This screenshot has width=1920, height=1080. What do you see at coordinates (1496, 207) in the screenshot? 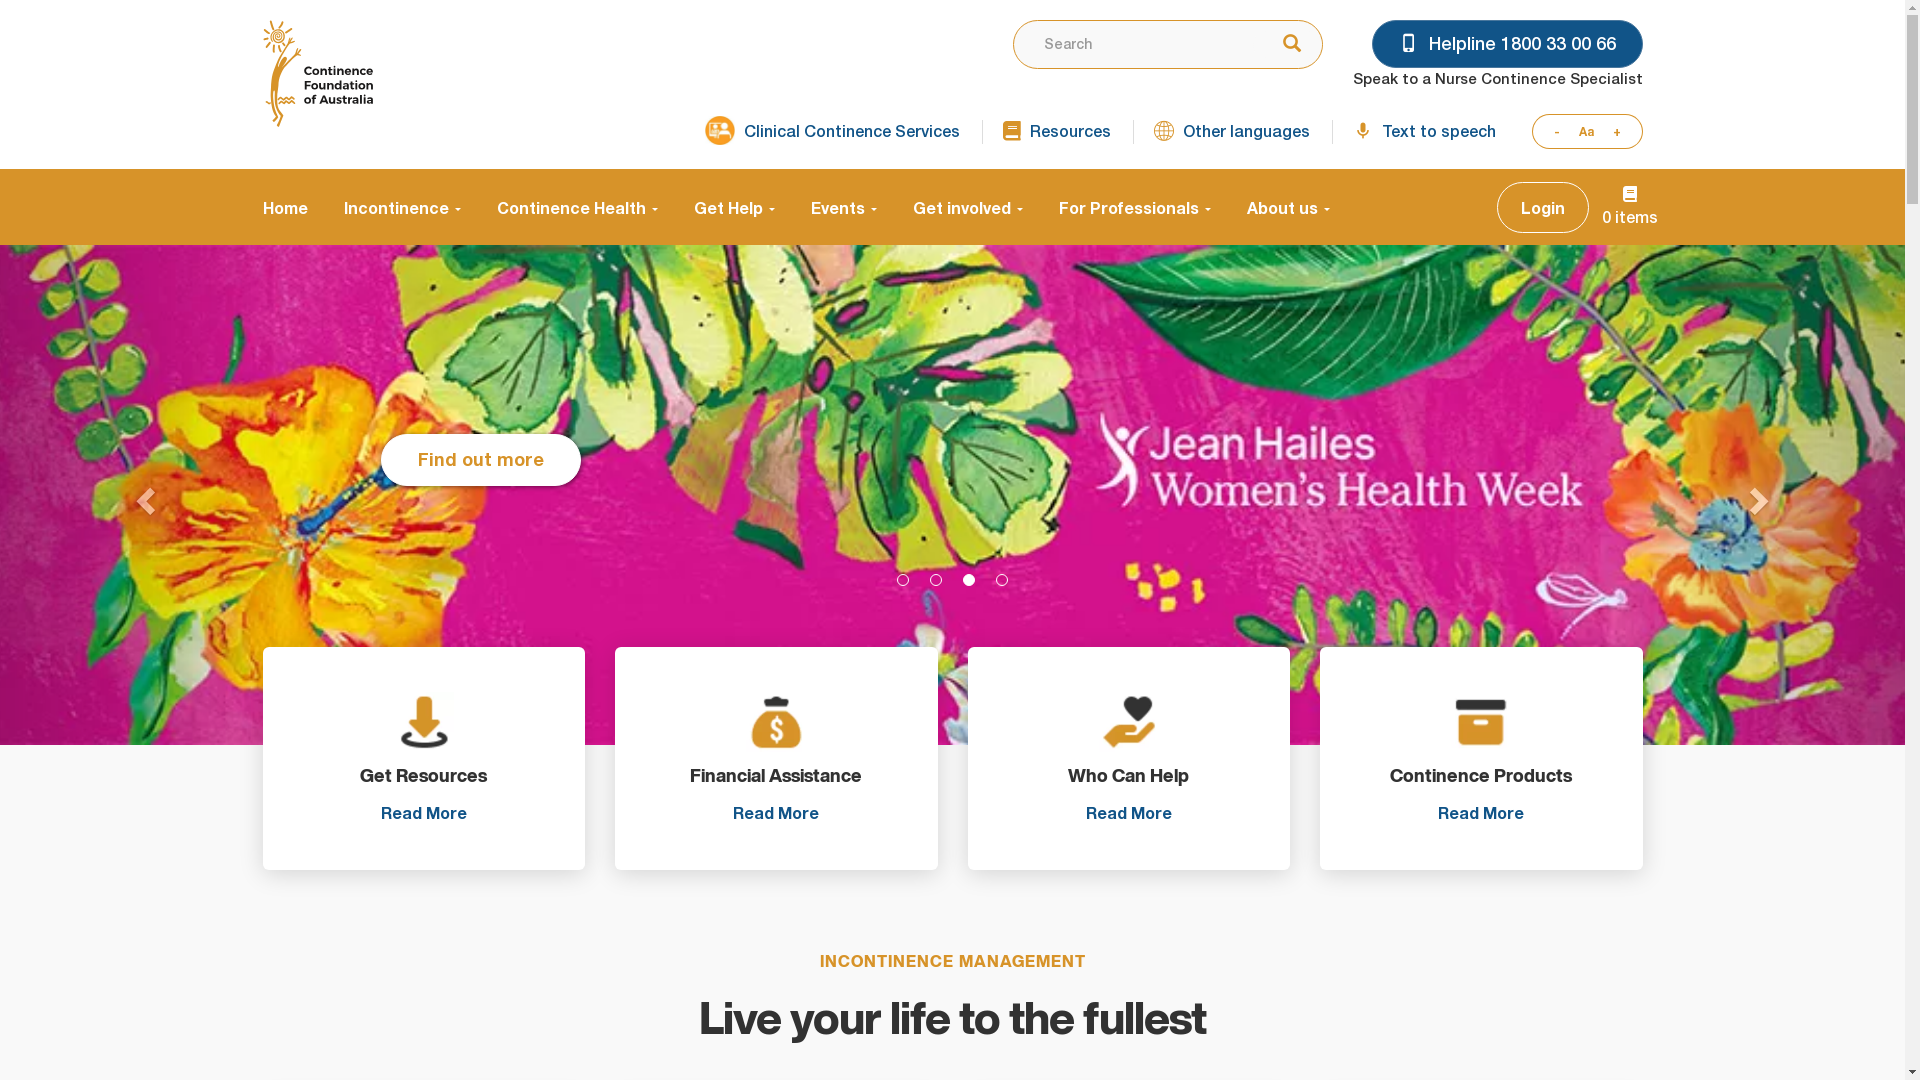
I see `'Login'` at bounding box center [1496, 207].